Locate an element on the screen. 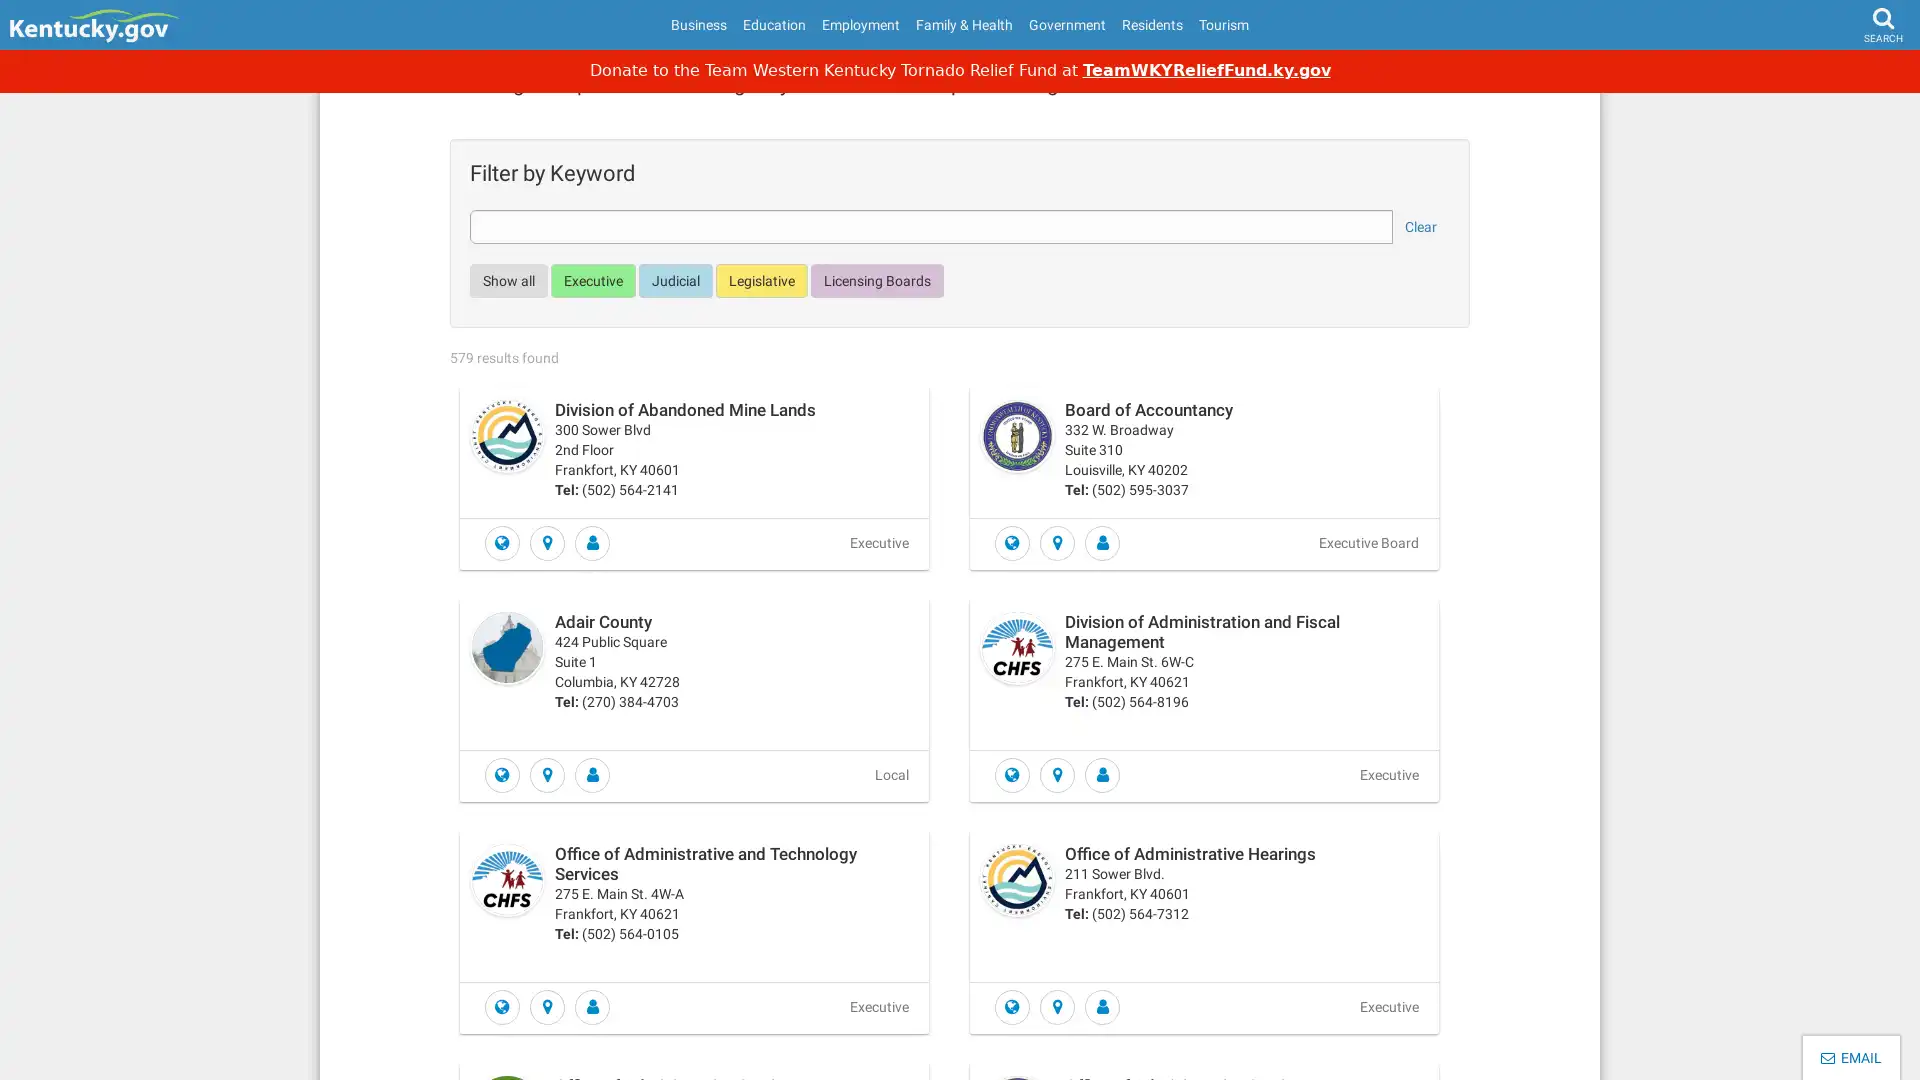  Executive is located at coordinates (592, 281).